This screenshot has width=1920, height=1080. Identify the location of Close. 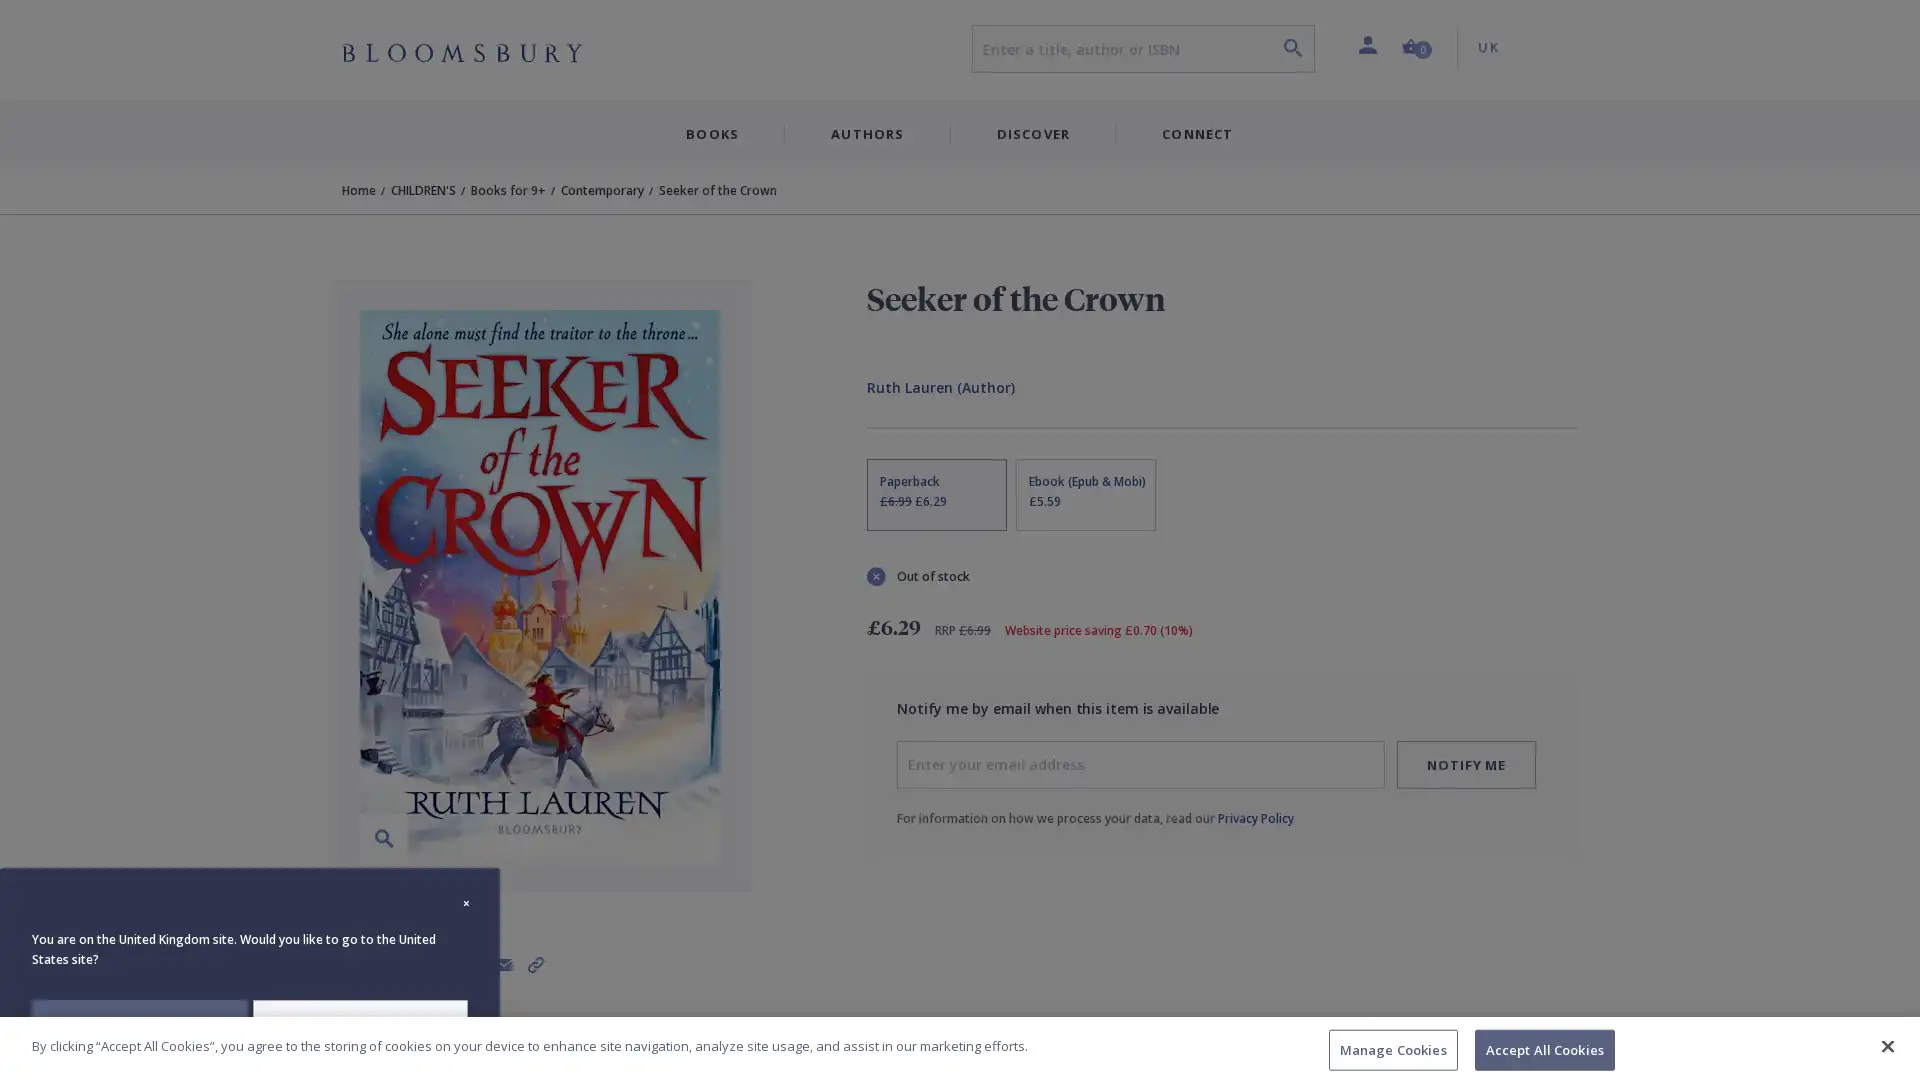
(465, 903).